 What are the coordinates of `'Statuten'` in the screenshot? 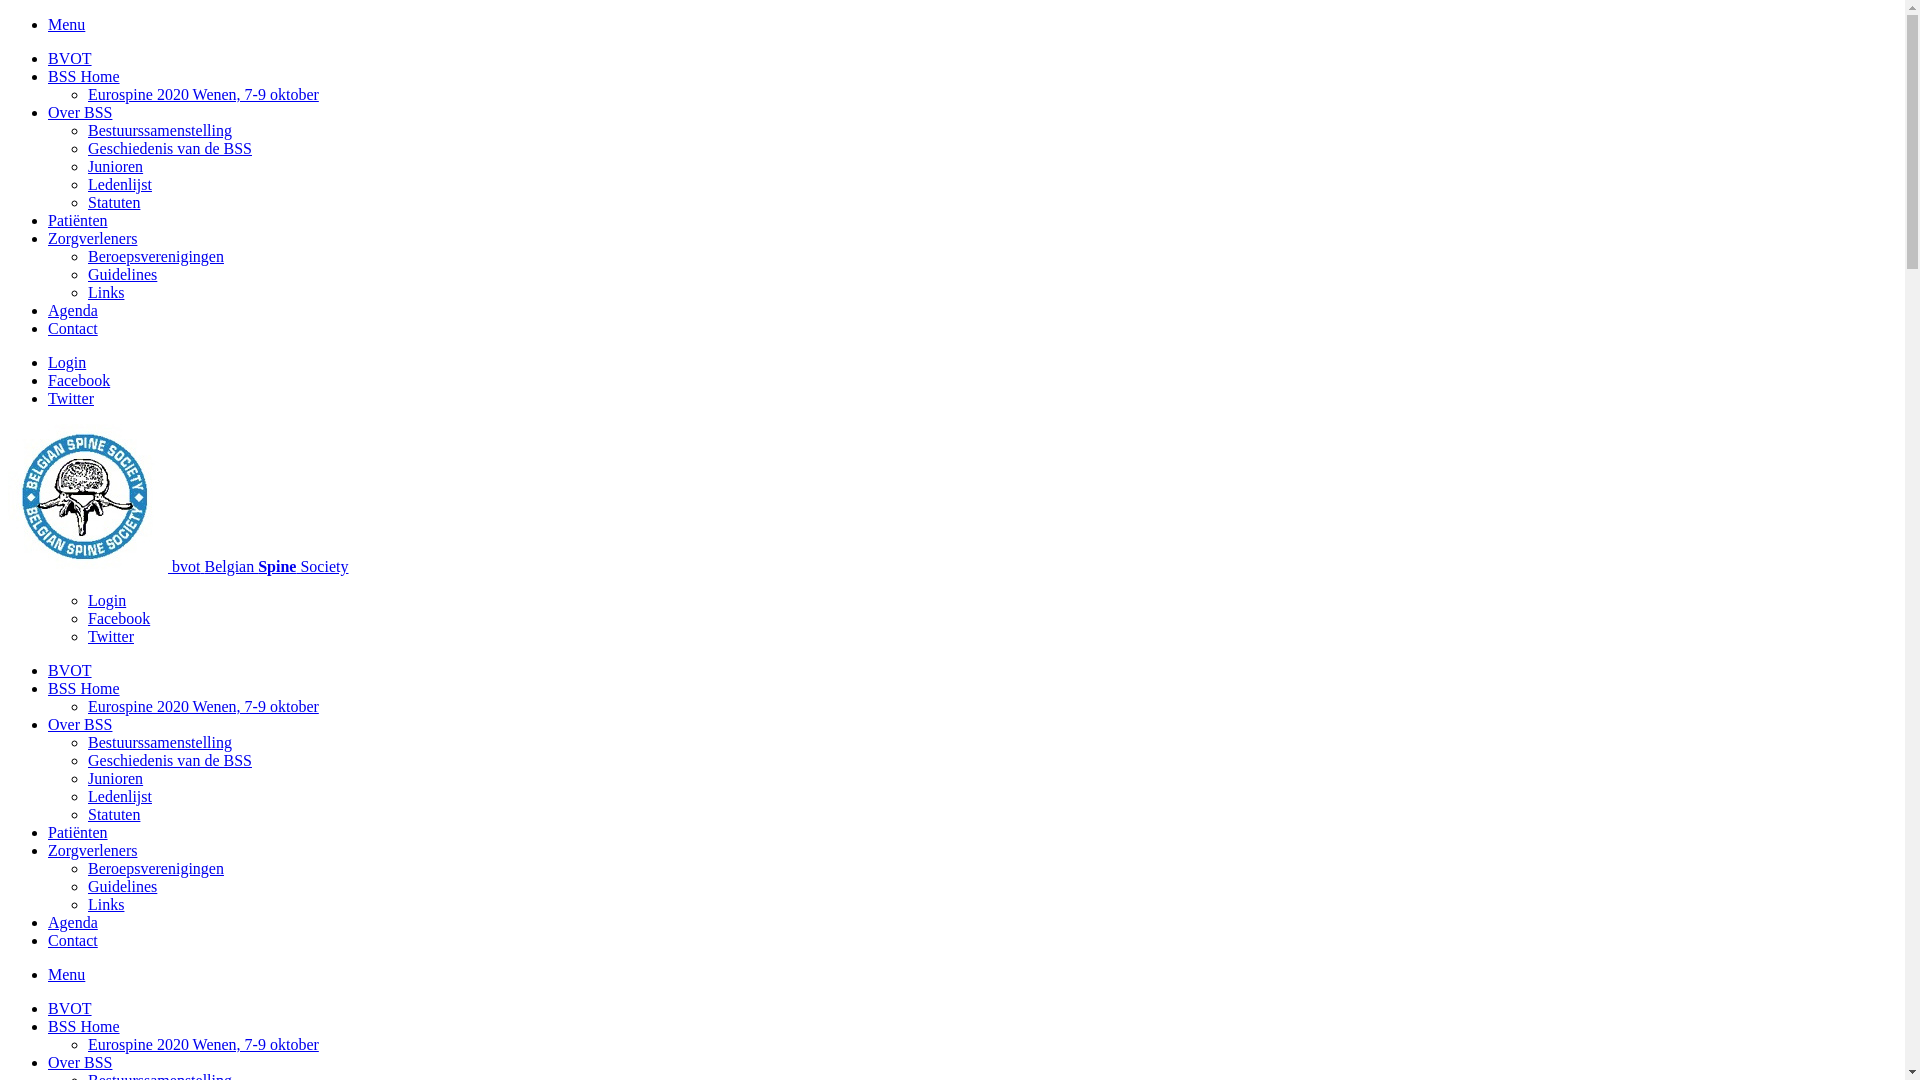 It's located at (113, 202).